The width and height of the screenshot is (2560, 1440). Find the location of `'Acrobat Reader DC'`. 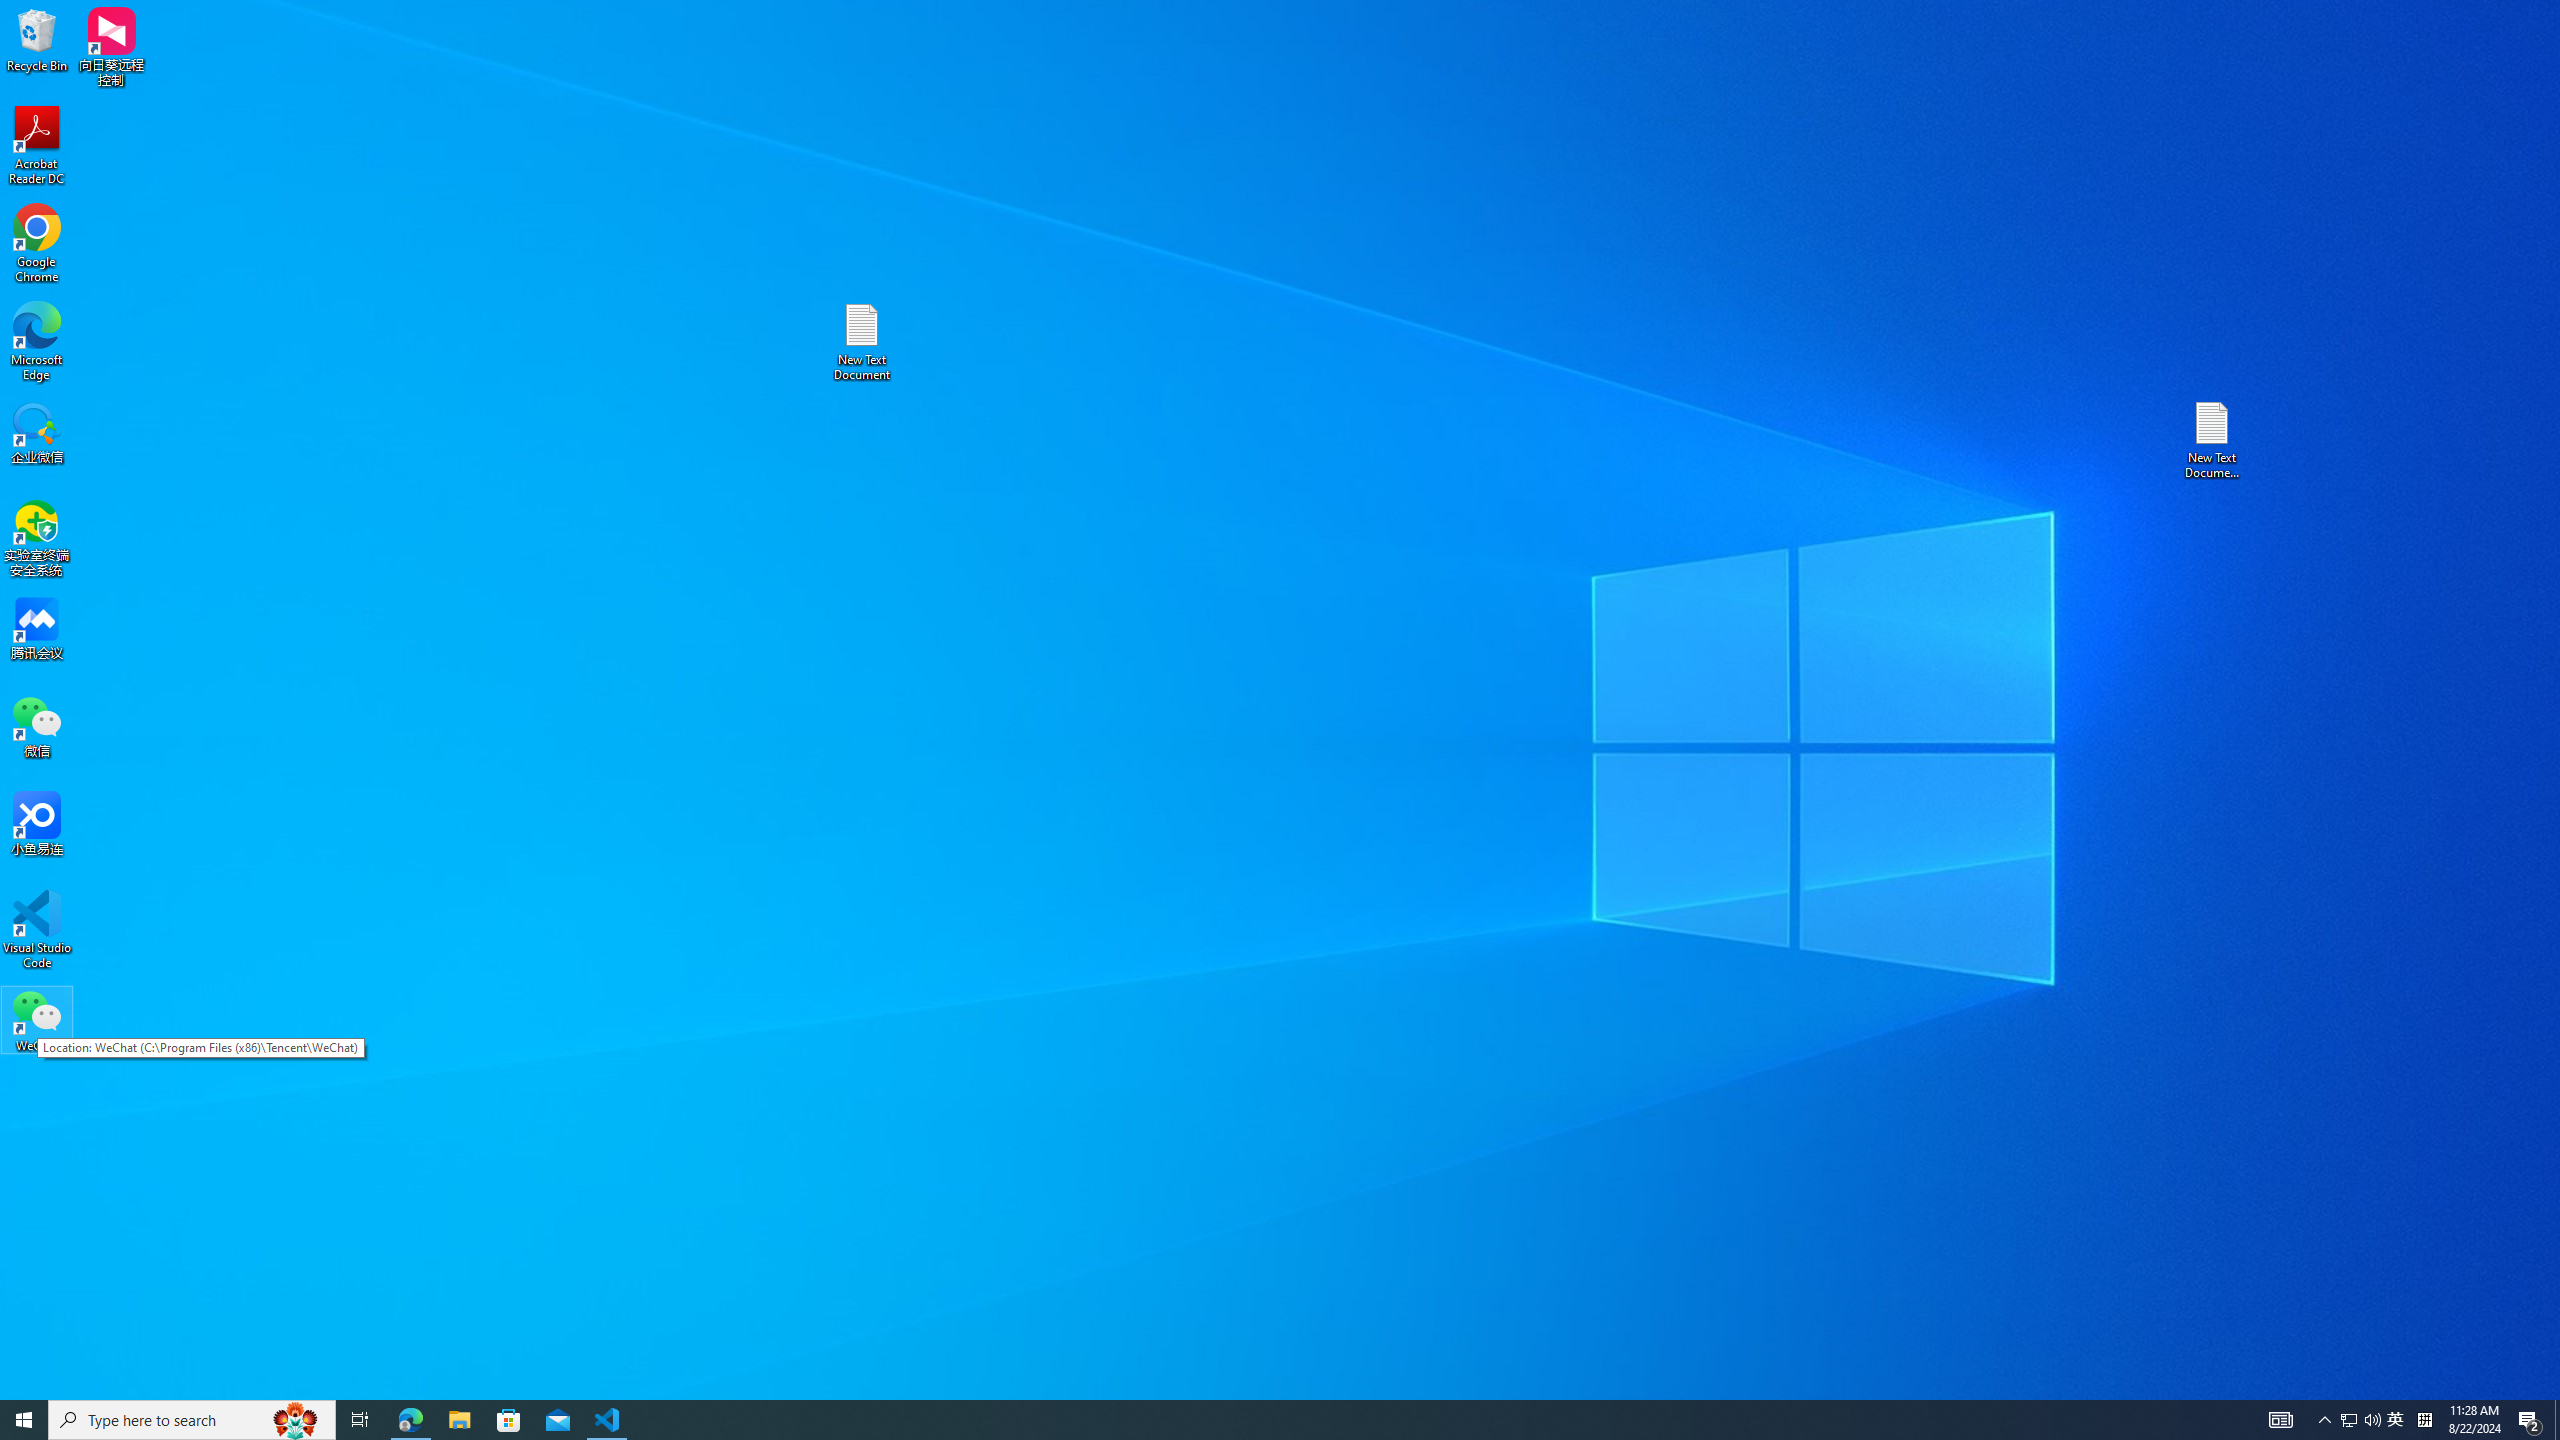

'Acrobat Reader DC' is located at coordinates (36, 145).